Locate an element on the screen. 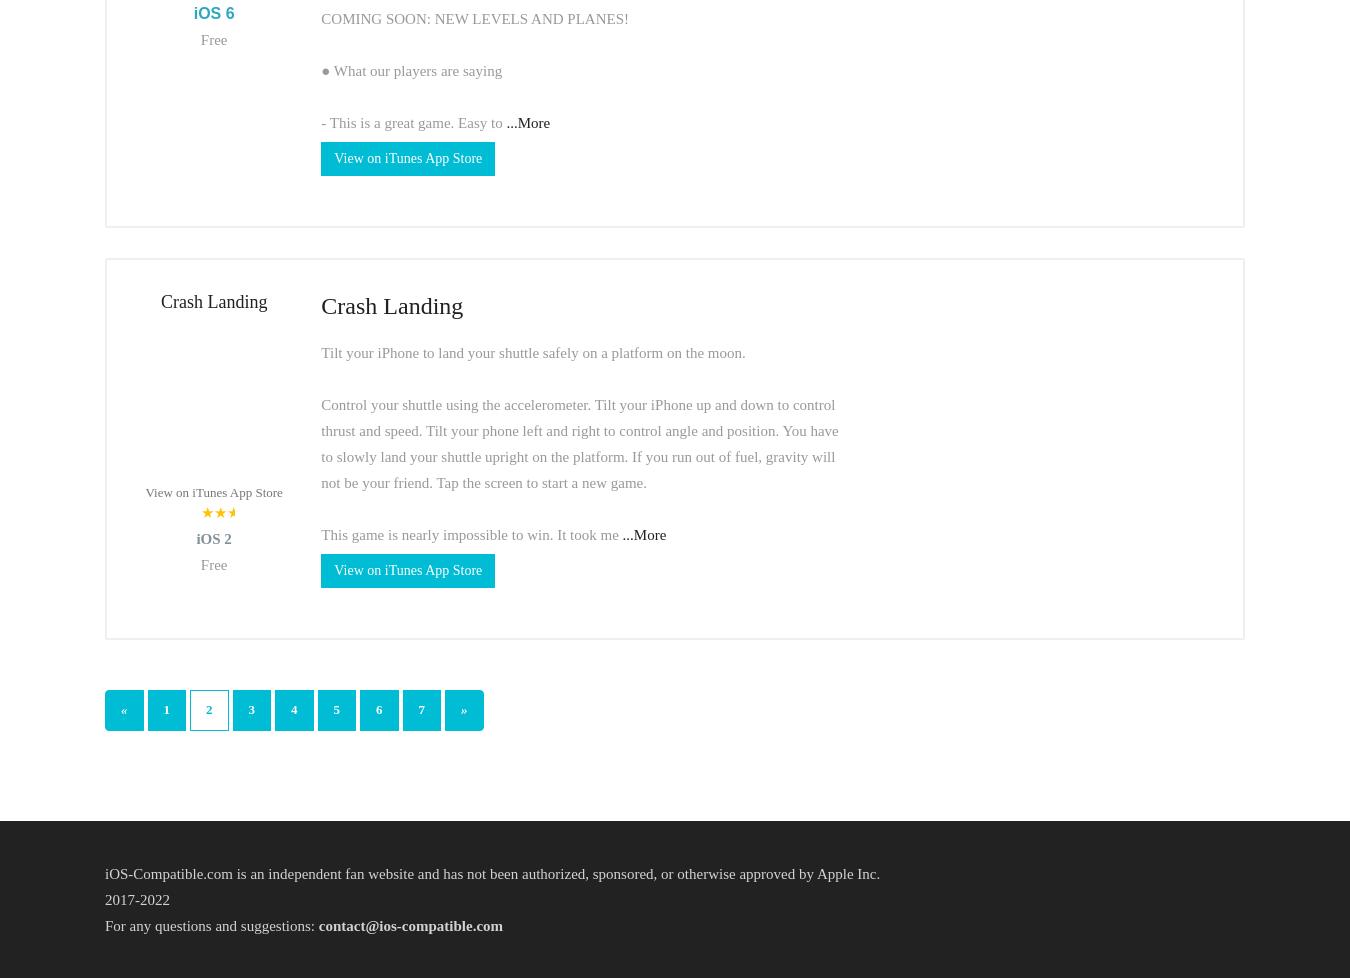  '2017-2022' is located at coordinates (137, 897).